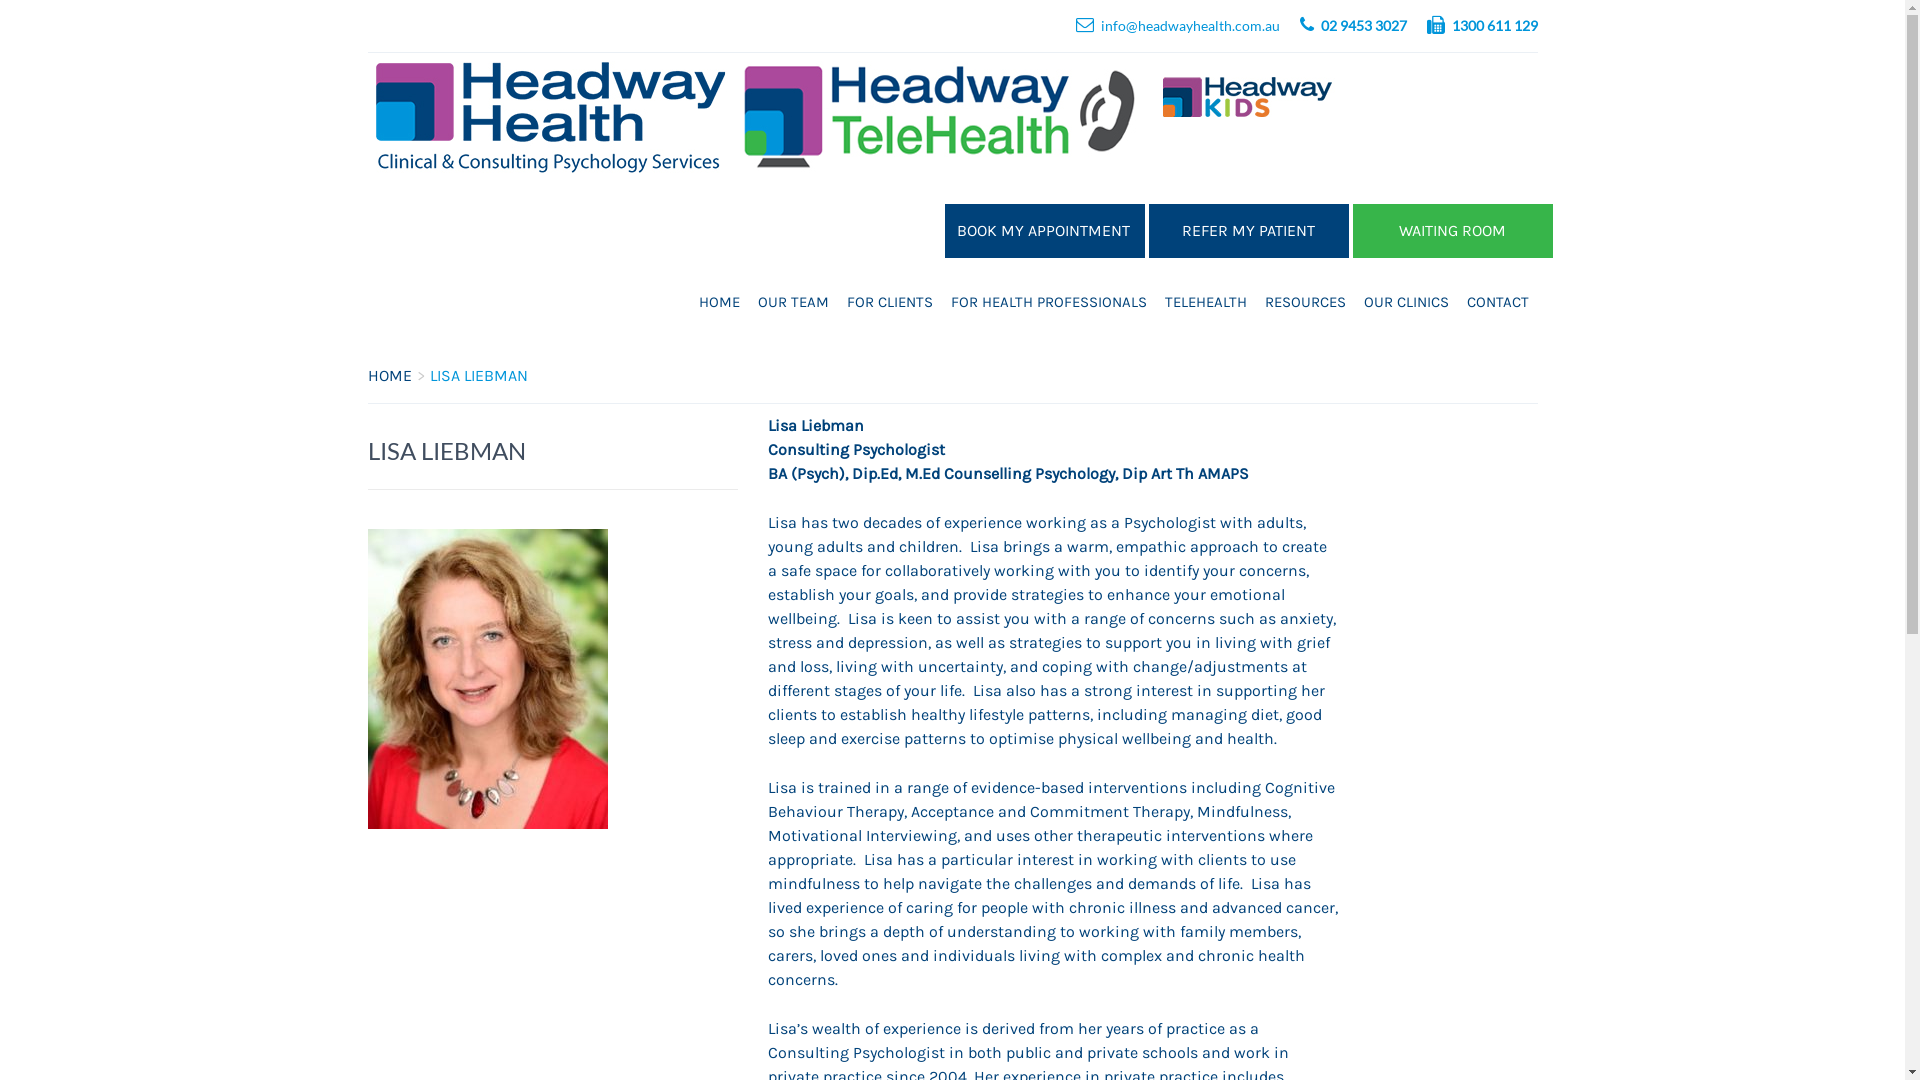 This screenshot has height=1080, width=1920. I want to click on 'BOOK MY APPOINTMENT', so click(943, 230).